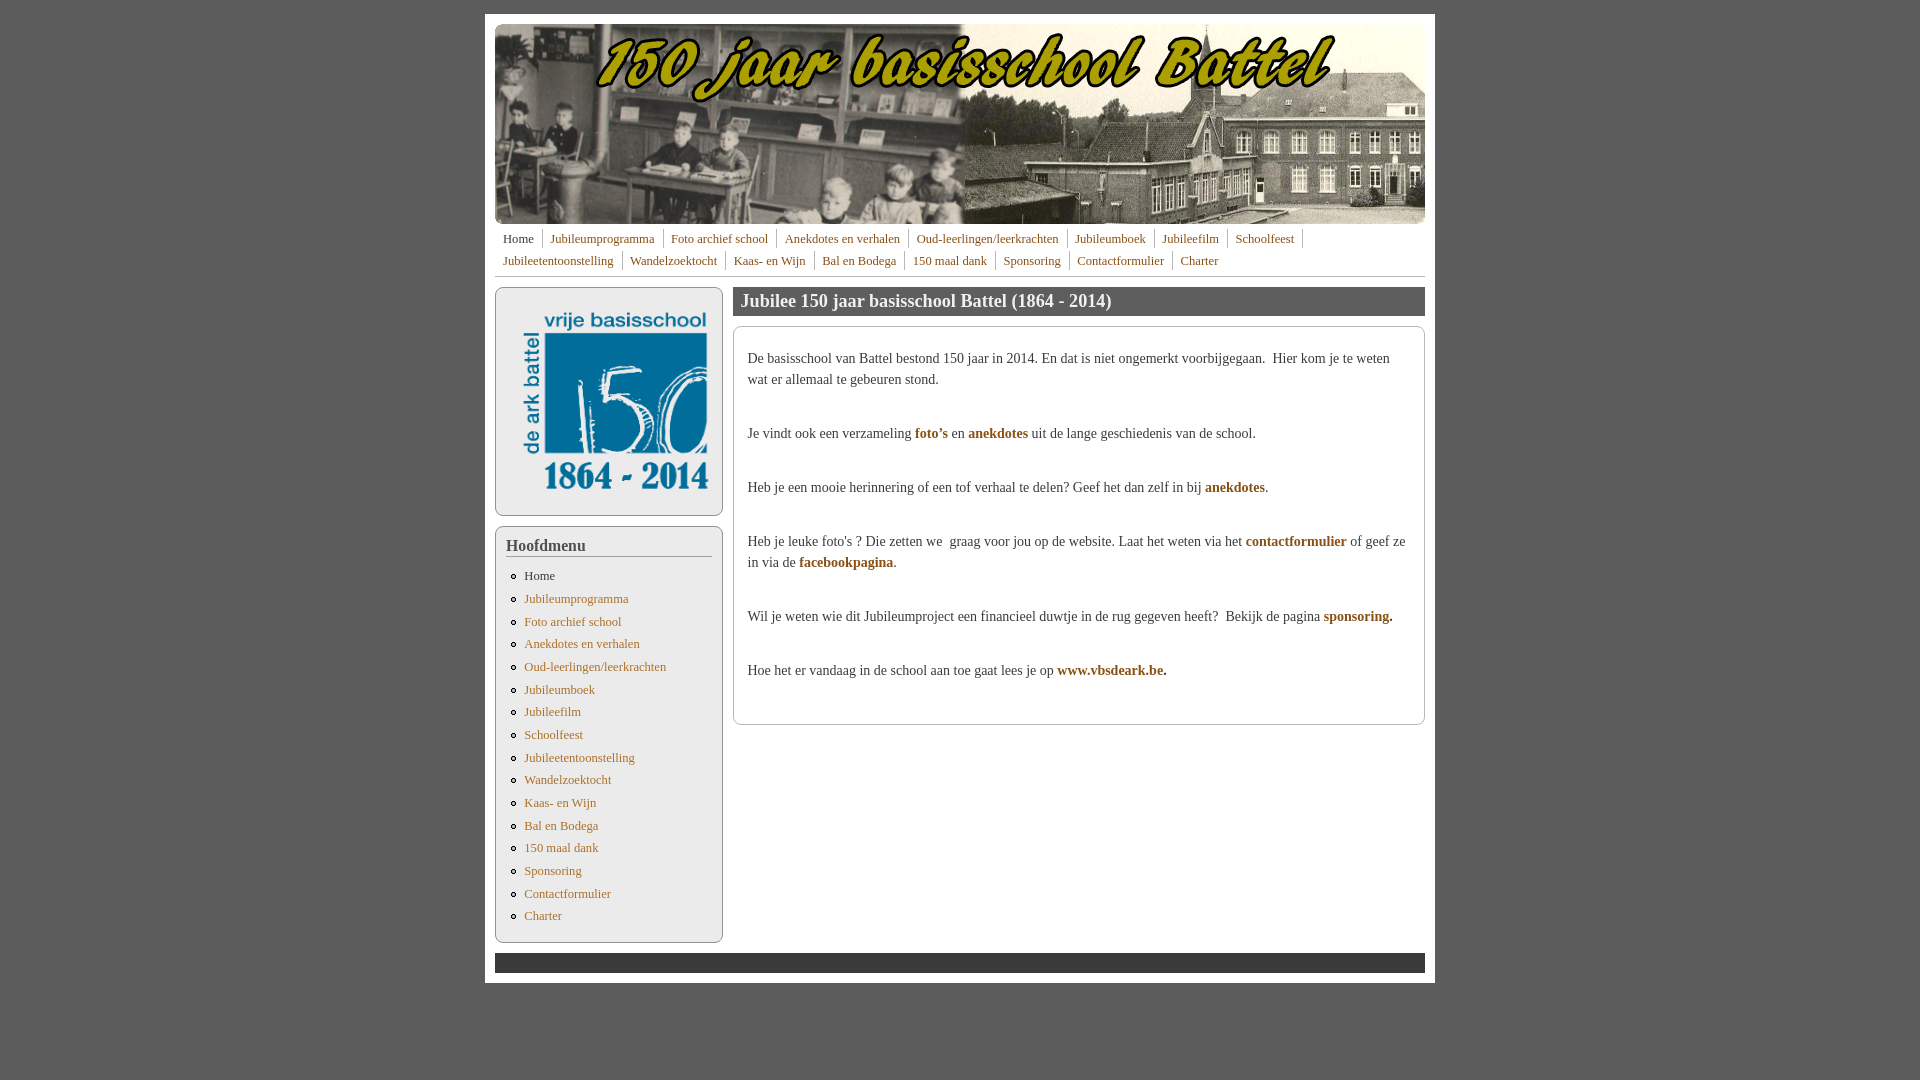 This screenshot has height=1080, width=1920. What do you see at coordinates (552, 870) in the screenshot?
I see `'Sponsoring'` at bounding box center [552, 870].